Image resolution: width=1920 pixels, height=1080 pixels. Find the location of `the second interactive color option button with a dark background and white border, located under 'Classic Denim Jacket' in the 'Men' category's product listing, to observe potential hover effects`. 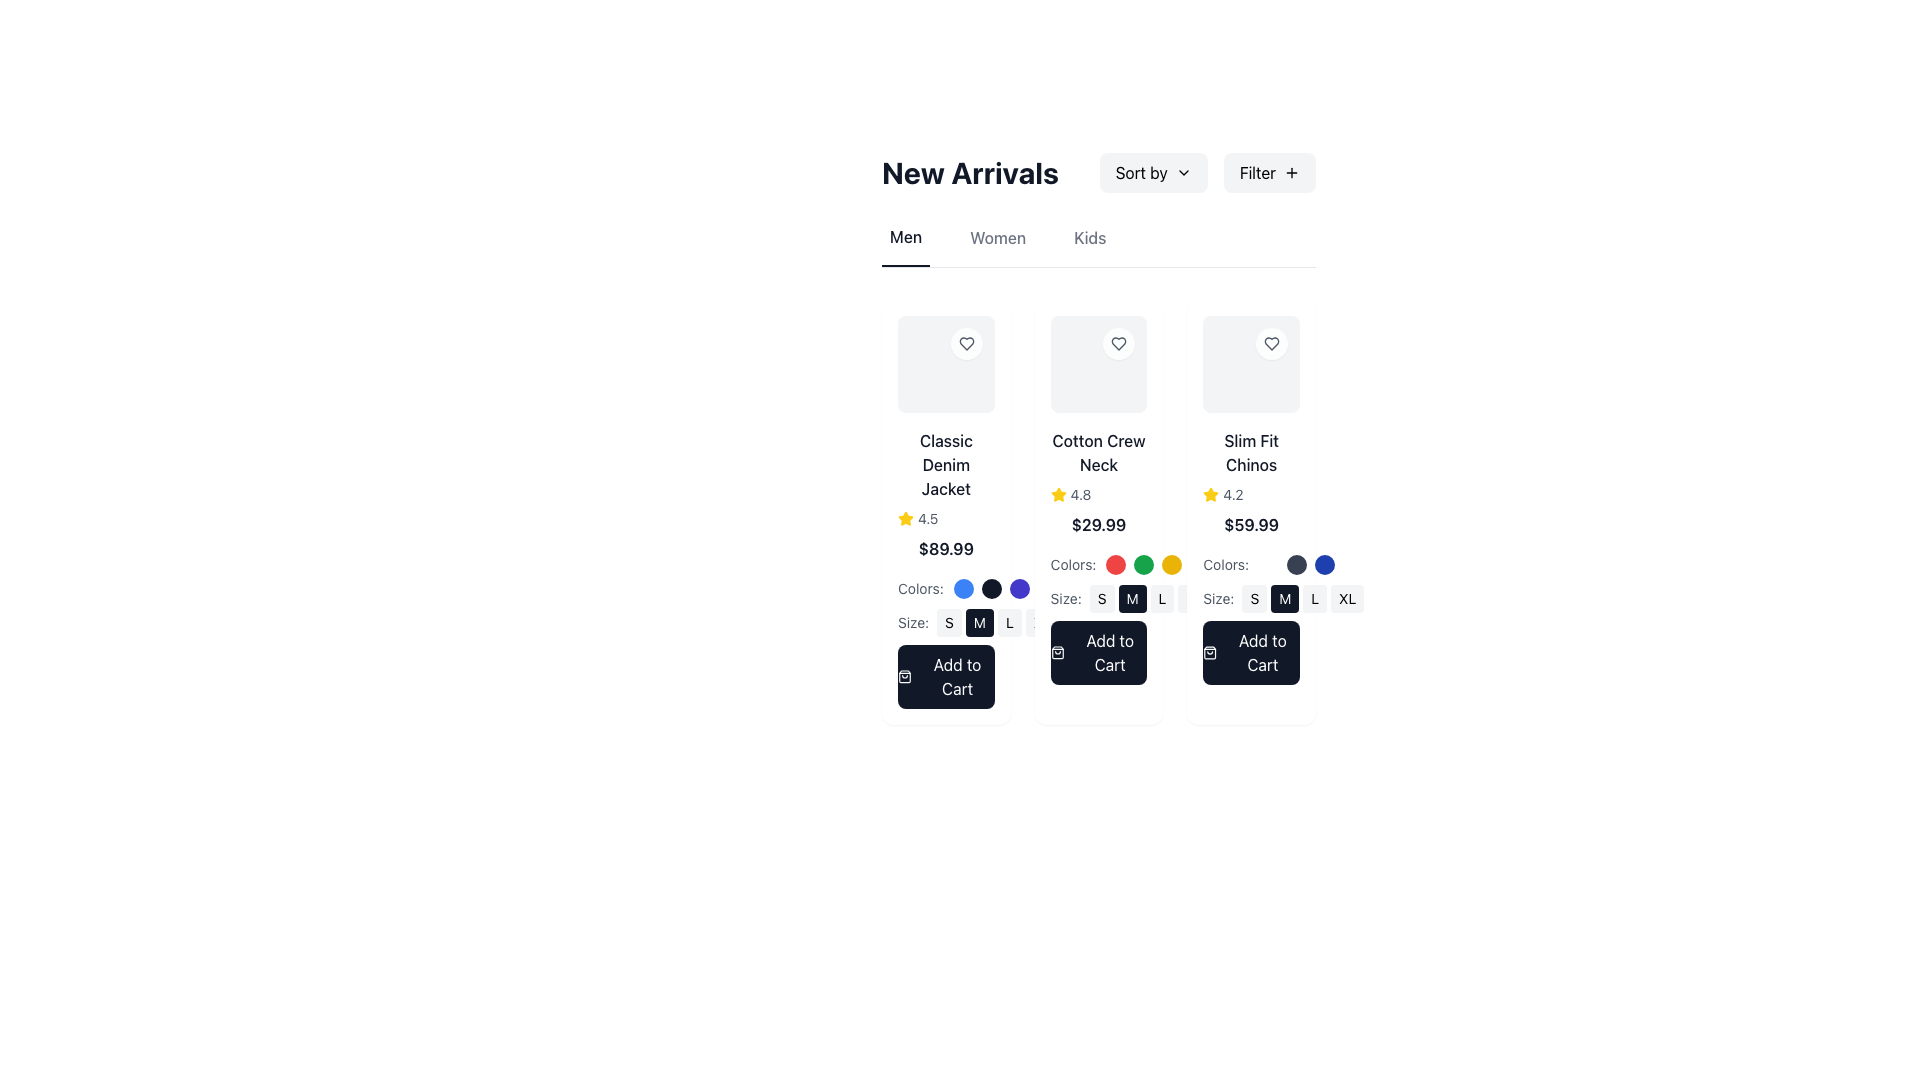

the second interactive color option button with a dark background and white border, located under 'Classic Denim Jacket' in the 'Men' category's product listing, to observe potential hover effects is located at coordinates (991, 587).